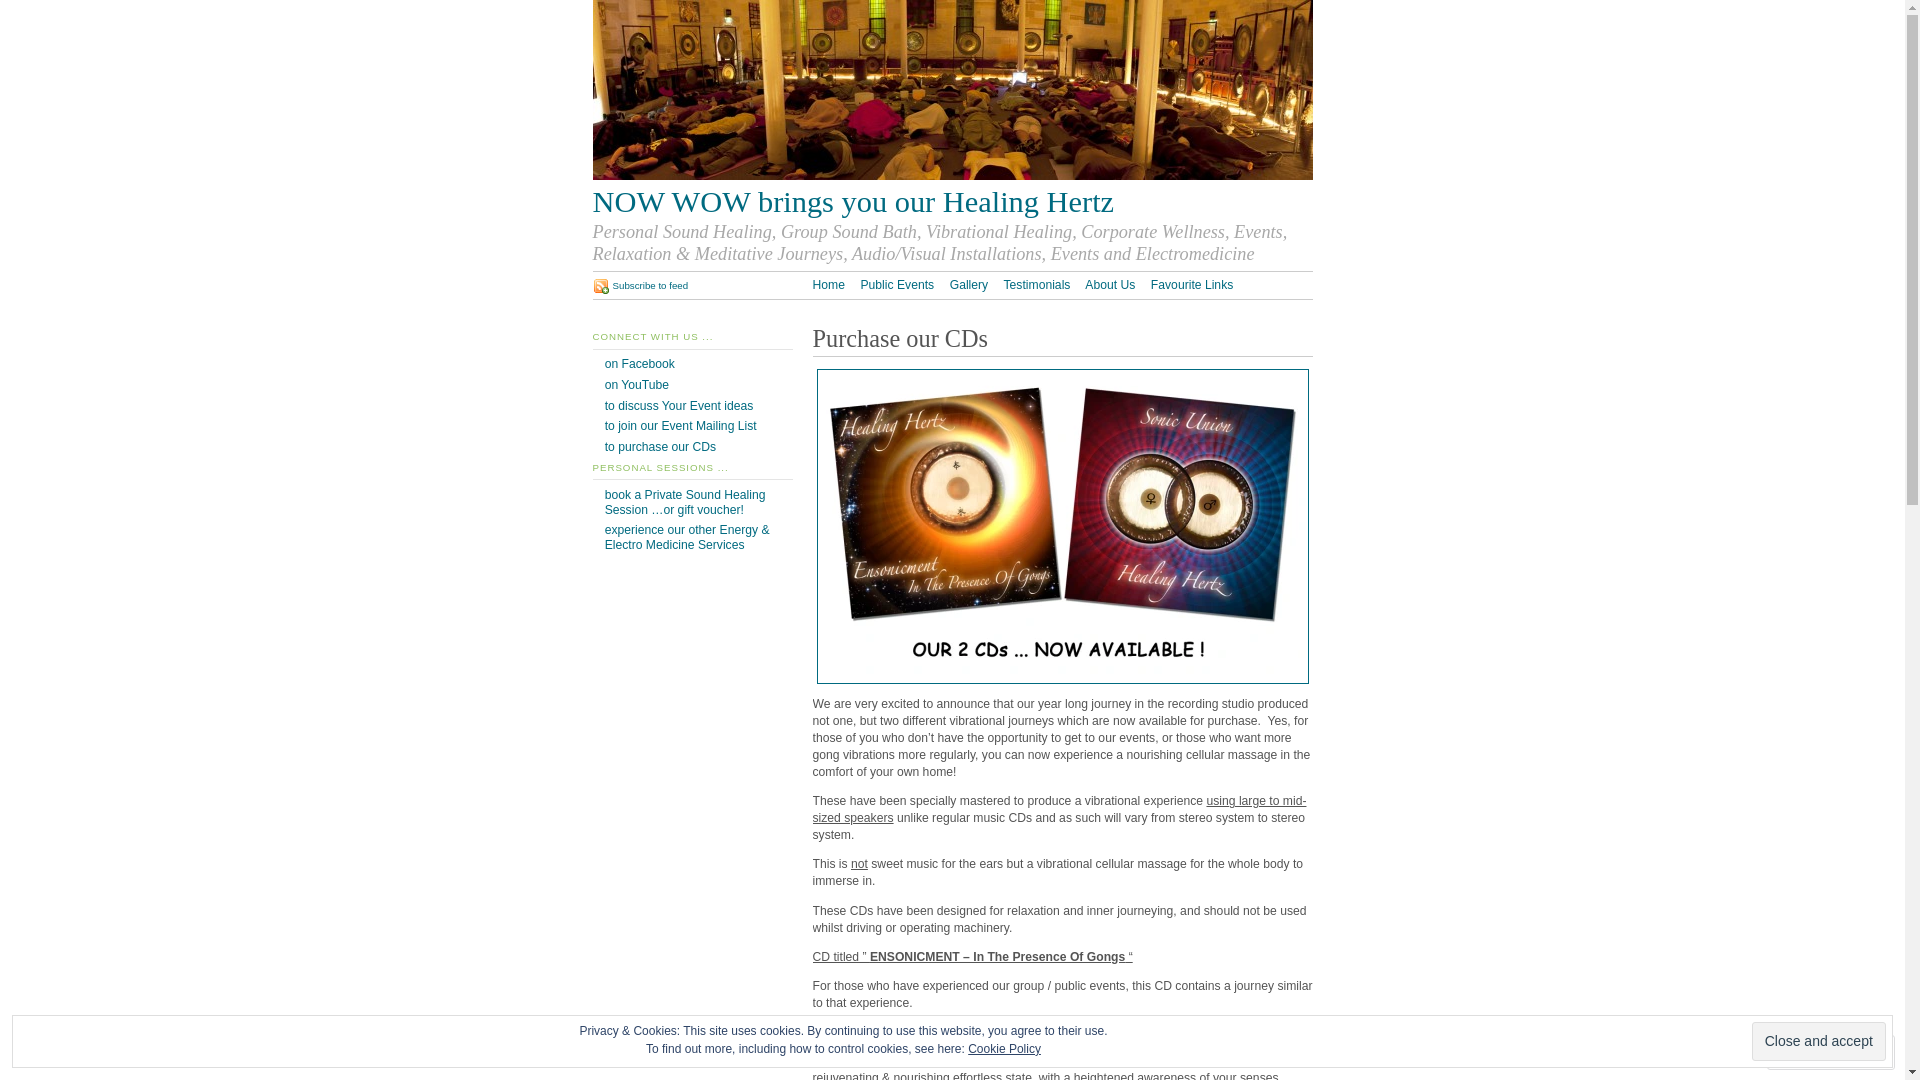 The image size is (1920, 1080). Describe the element at coordinates (638, 363) in the screenshot. I see `'on Facebook'` at that location.